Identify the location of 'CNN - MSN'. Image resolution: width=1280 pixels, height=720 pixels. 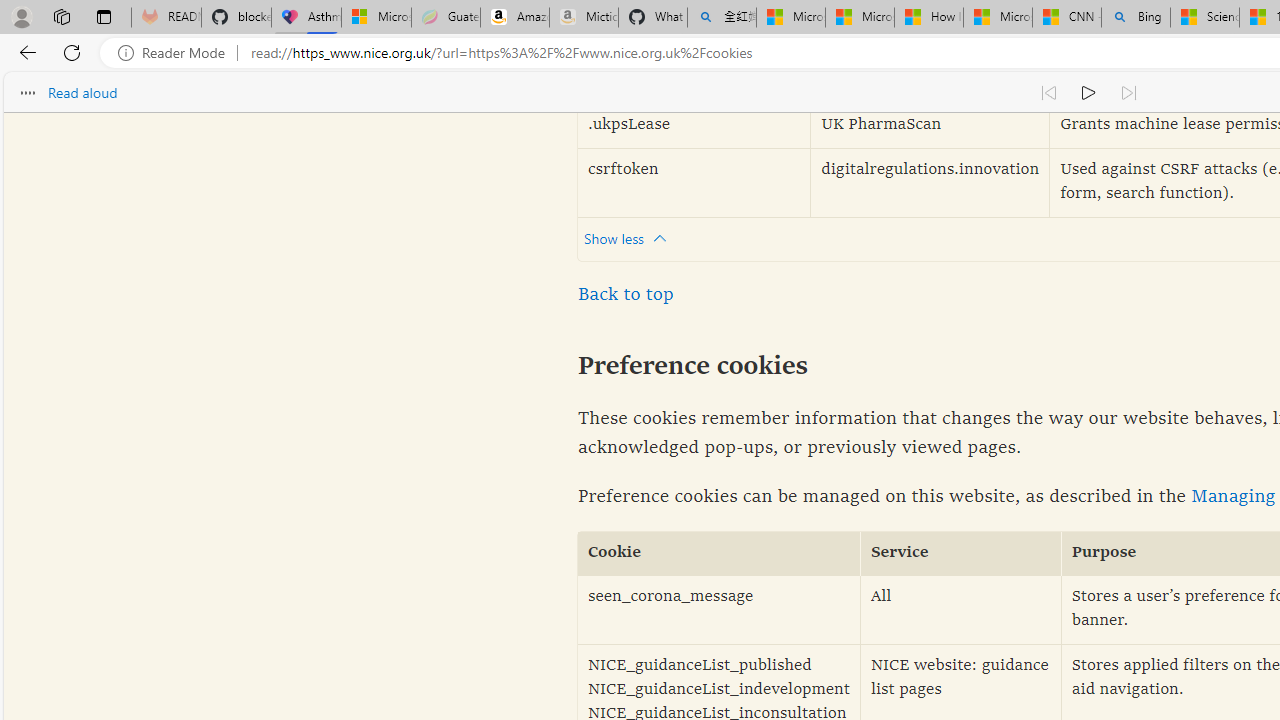
(1065, 17).